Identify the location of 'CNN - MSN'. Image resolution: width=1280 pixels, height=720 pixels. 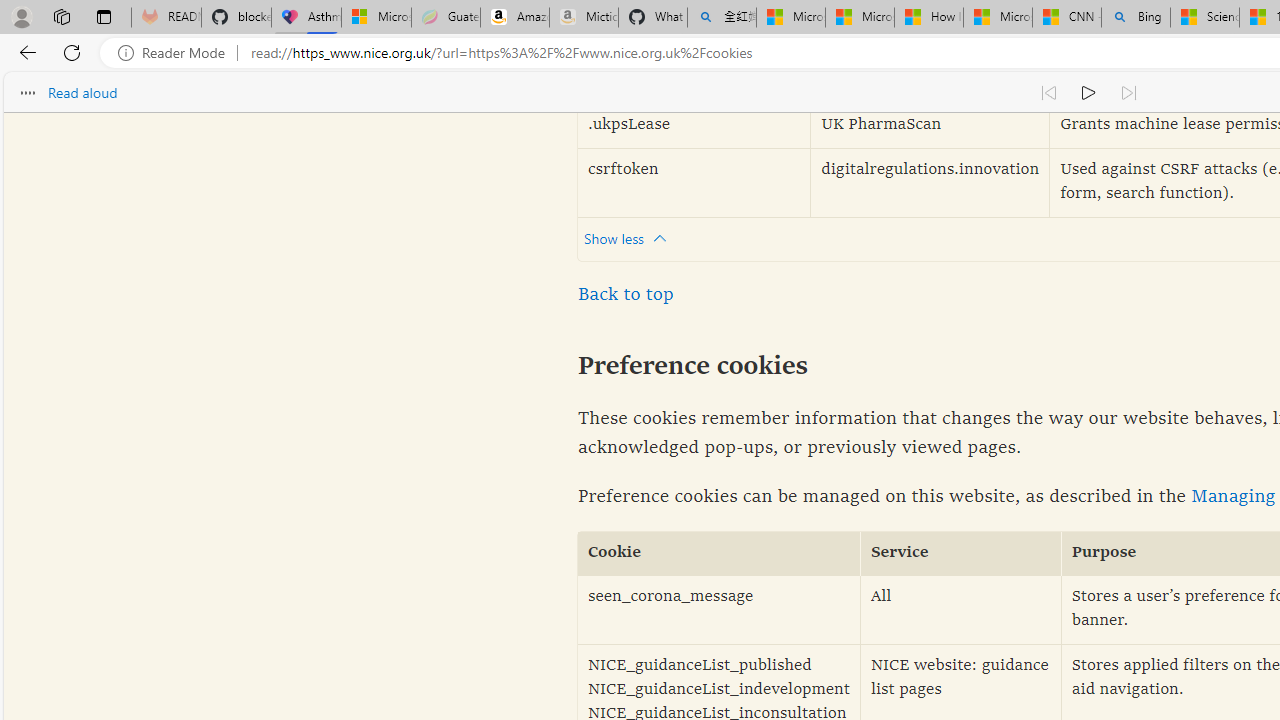
(1065, 17).